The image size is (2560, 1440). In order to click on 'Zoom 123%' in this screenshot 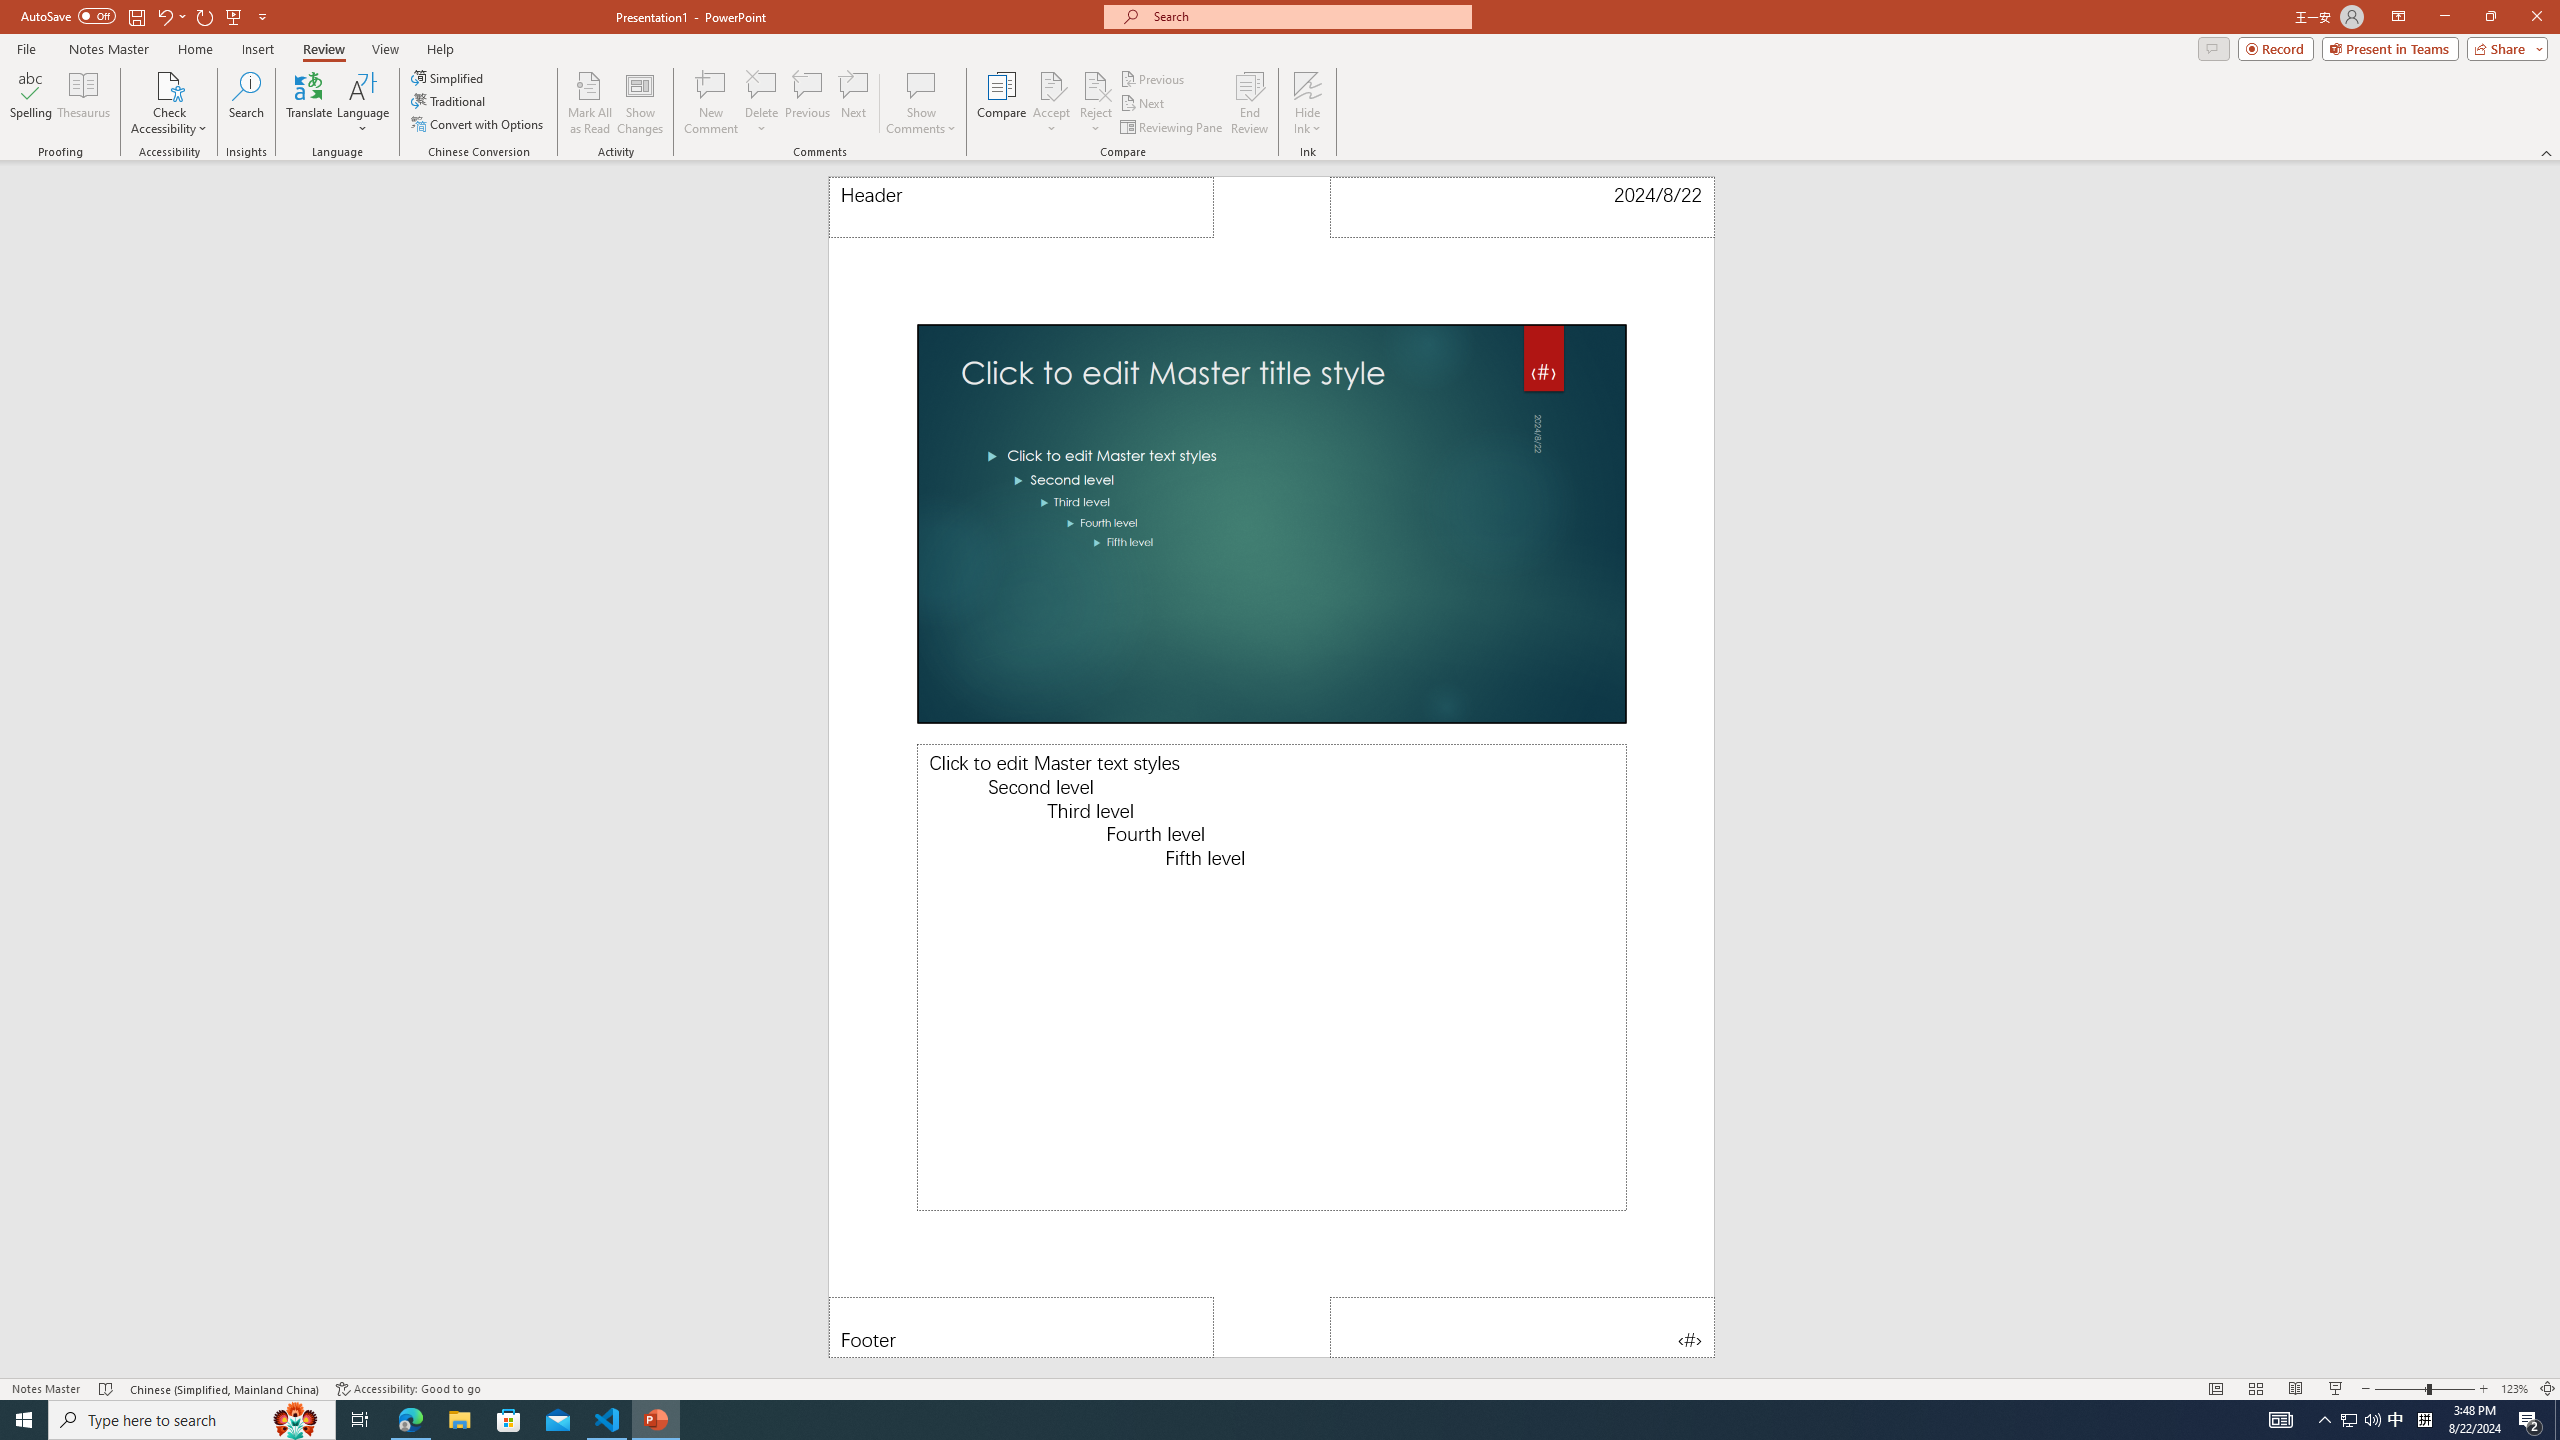, I will do `click(2515, 1389)`.